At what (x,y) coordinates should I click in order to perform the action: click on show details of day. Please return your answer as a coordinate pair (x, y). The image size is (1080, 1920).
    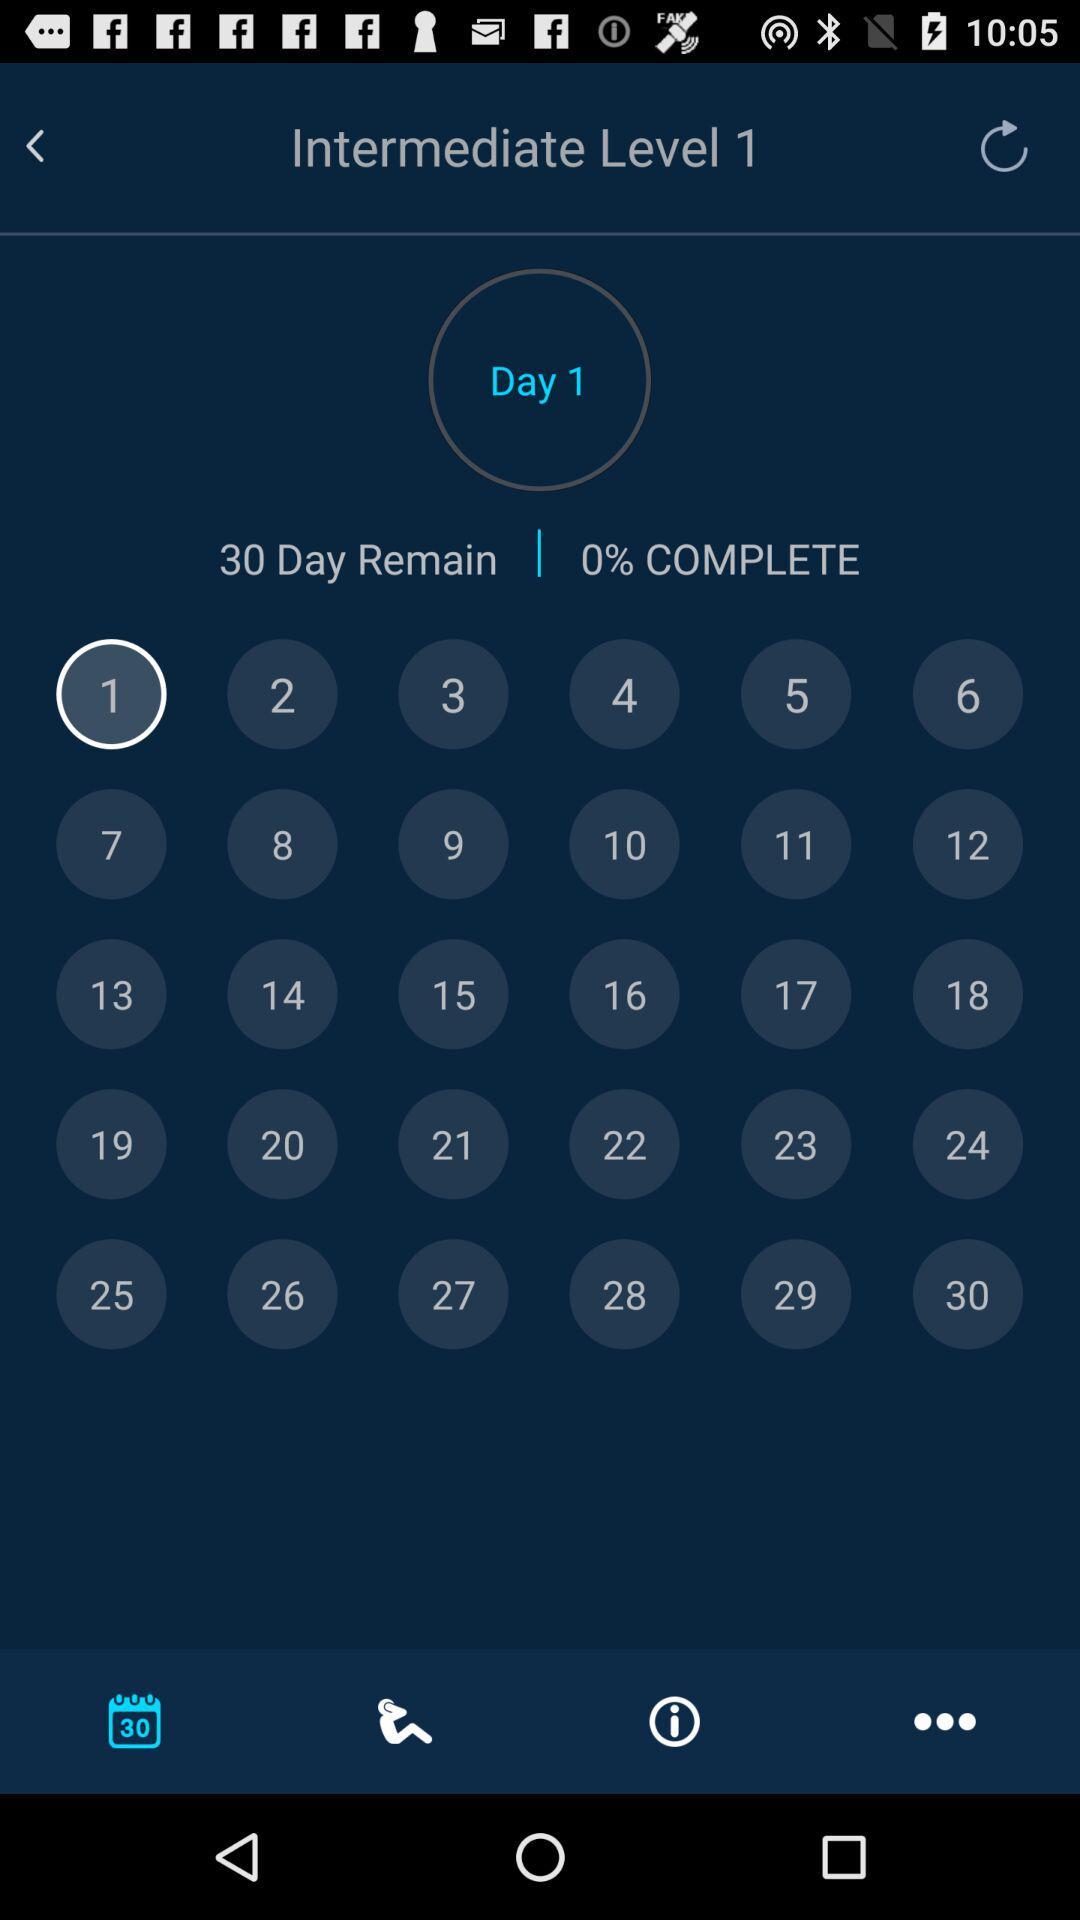
    Looking at the image, I should click on (282, 694).